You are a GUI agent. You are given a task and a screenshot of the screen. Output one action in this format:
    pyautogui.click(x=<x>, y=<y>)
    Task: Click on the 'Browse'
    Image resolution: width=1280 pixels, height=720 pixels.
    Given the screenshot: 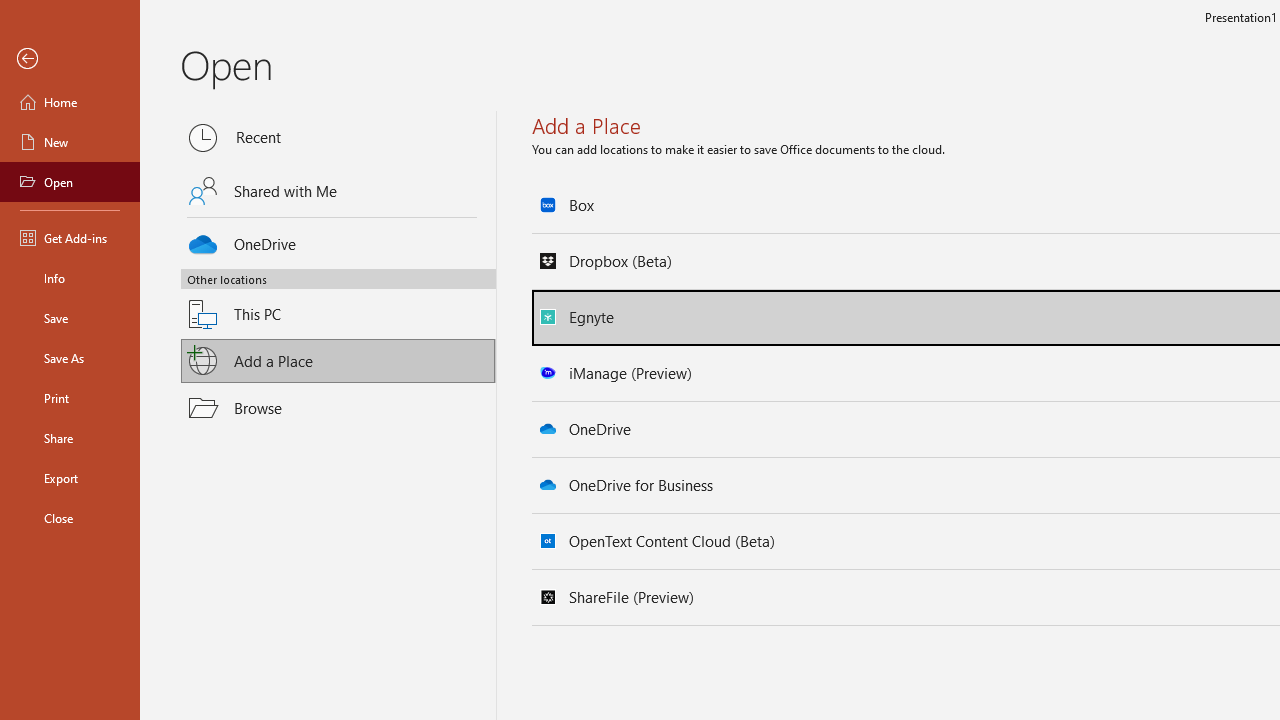 What is the action you would take?
    pyautogui.click(x=338, y=406)
    